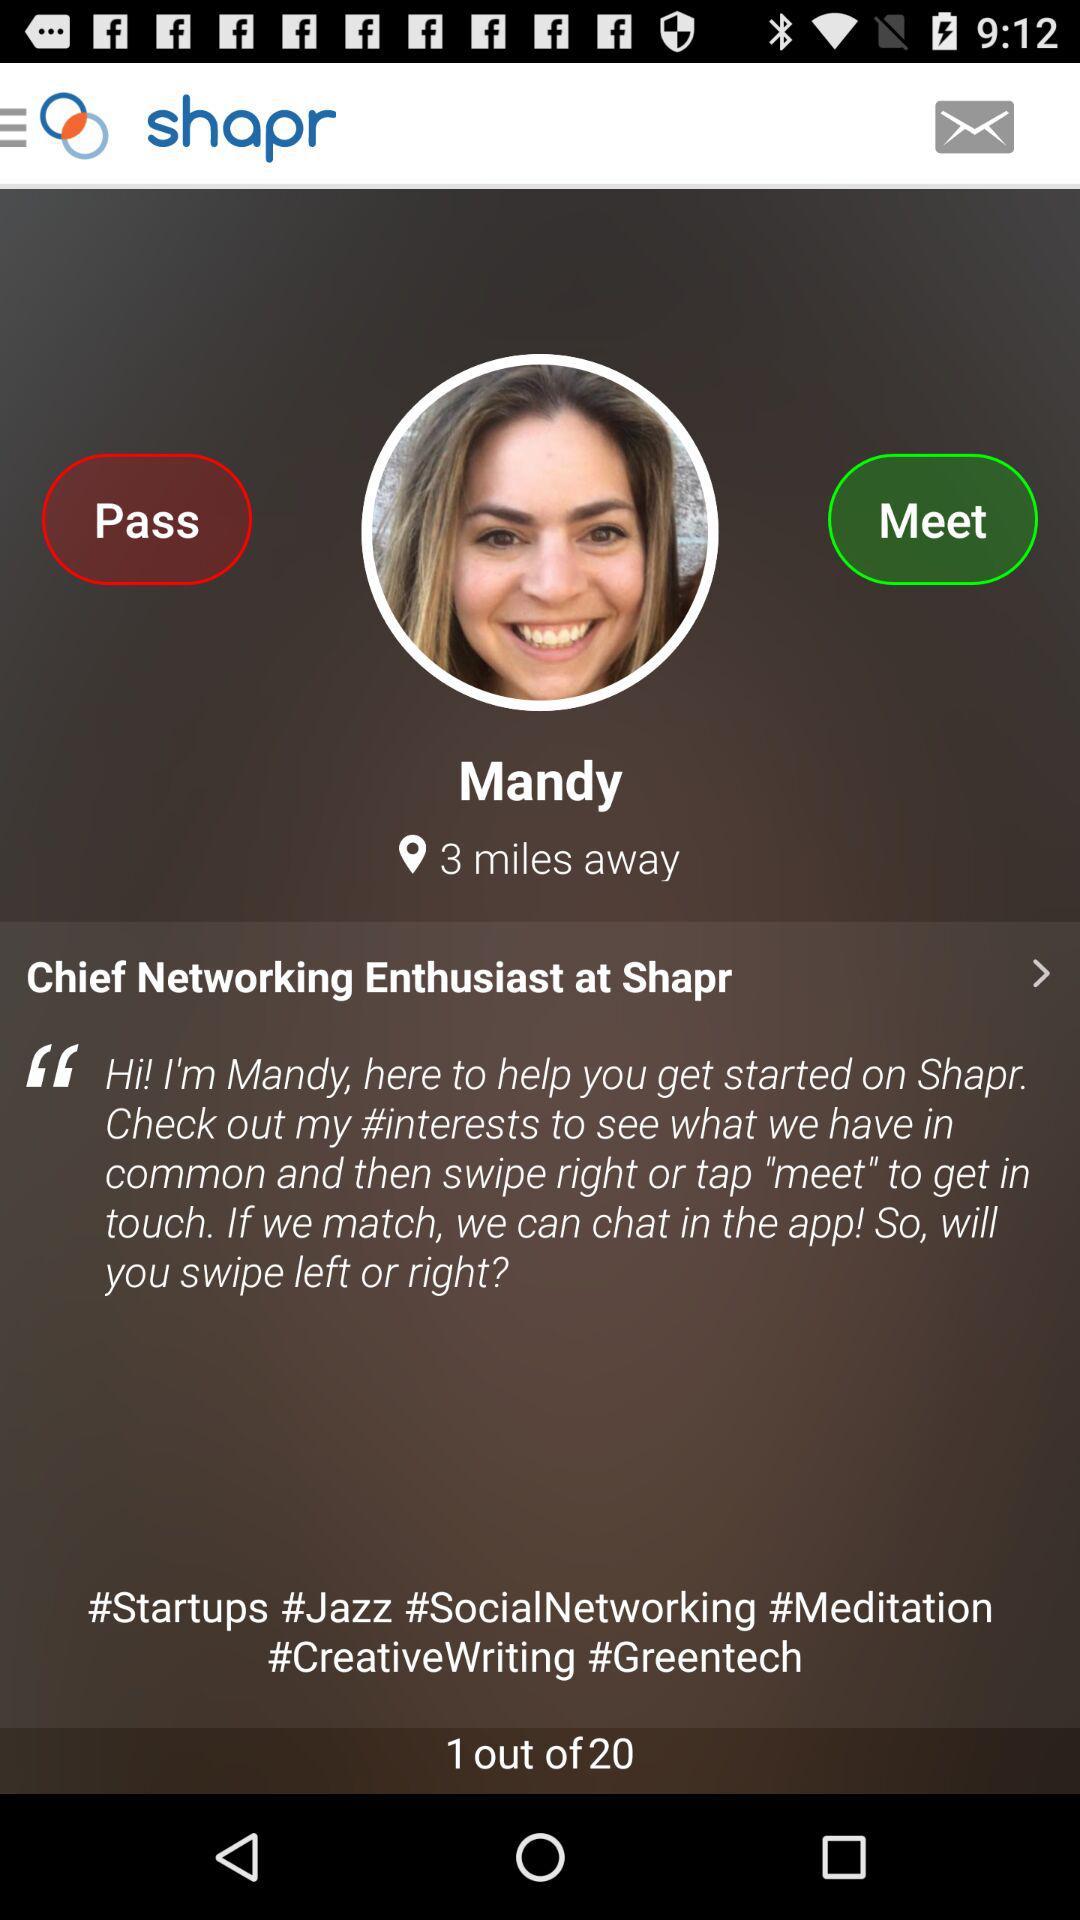  What do you see at coordinates (540, 1324) in the screenshot?
I see `icon below 3 miles away app` at bounding box center [540, 1324].